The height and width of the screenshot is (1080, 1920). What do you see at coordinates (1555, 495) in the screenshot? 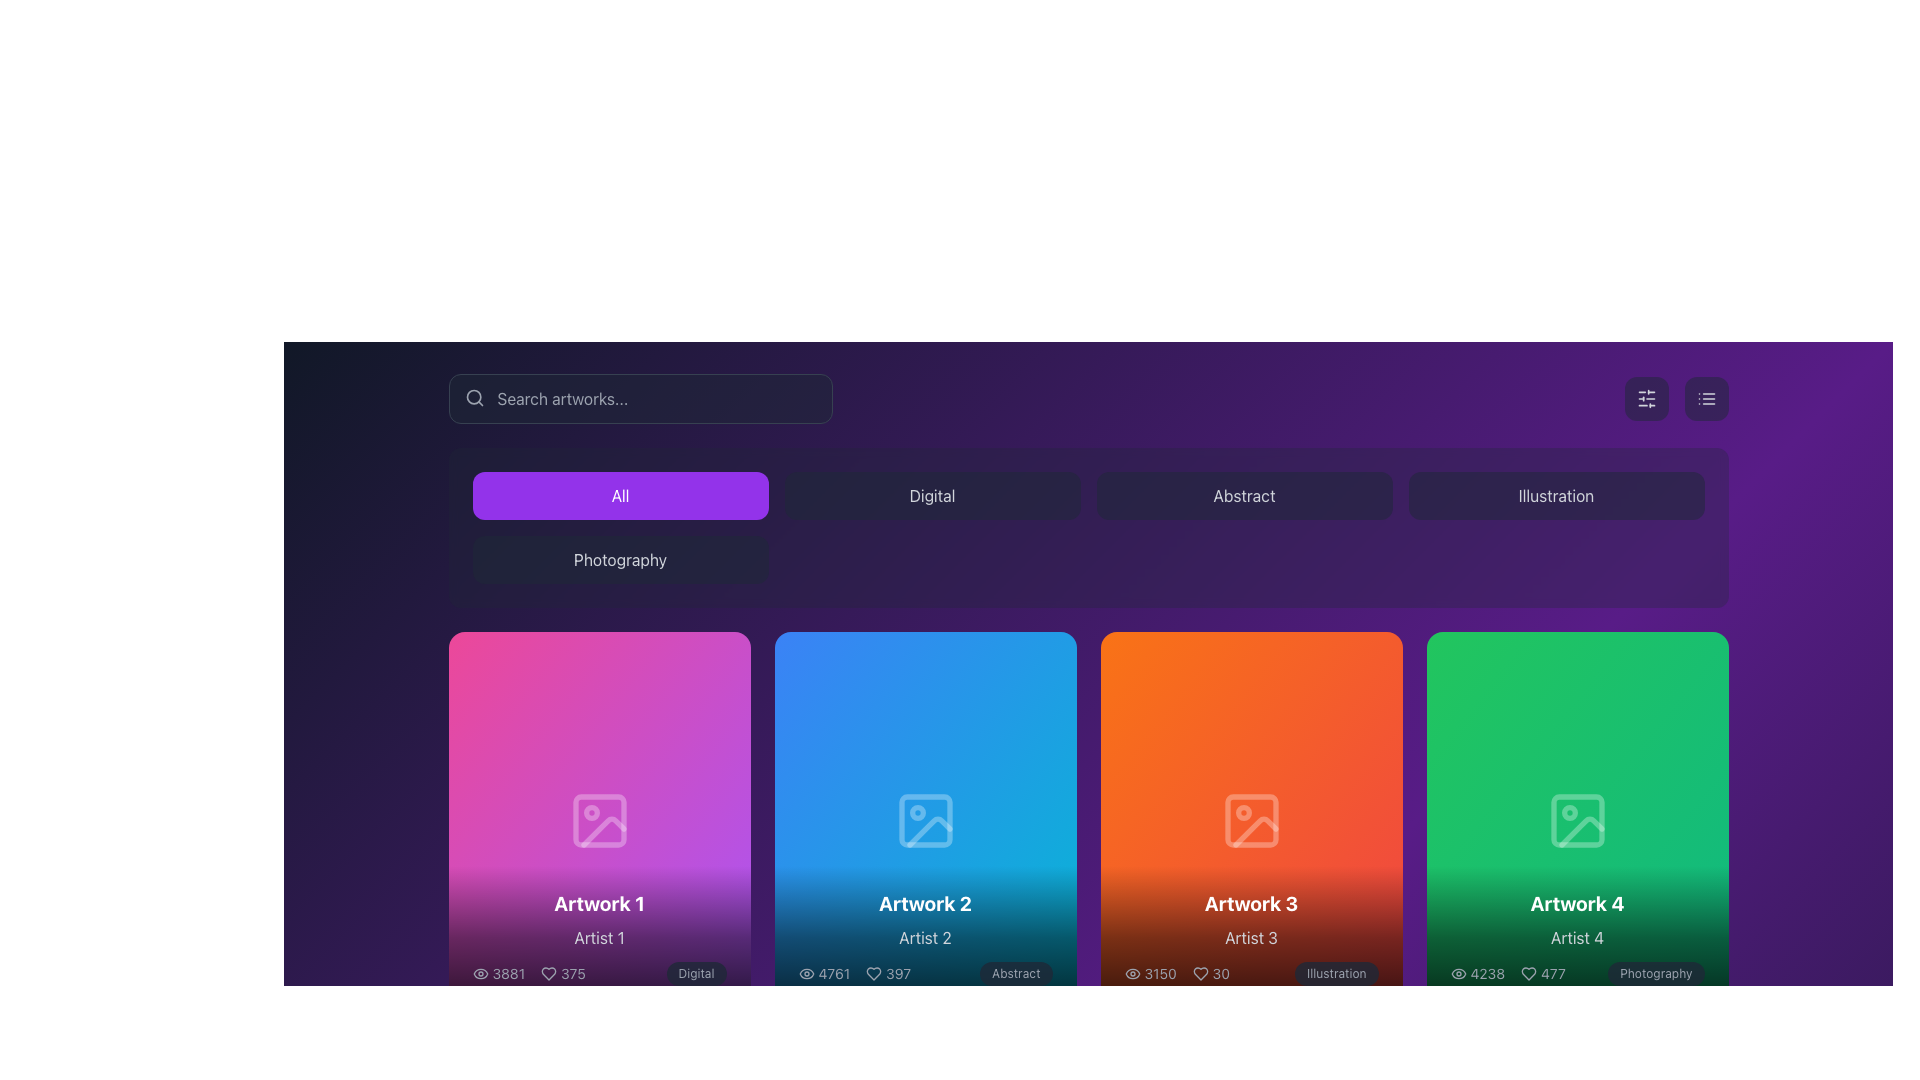
I see `the 'Illustration' button, which is a rectangular button with rounded corners featuring light gray text, located between the 'Abstract' and 'Photography' buttons in a grid layout` at bounding box center [1555, 495].